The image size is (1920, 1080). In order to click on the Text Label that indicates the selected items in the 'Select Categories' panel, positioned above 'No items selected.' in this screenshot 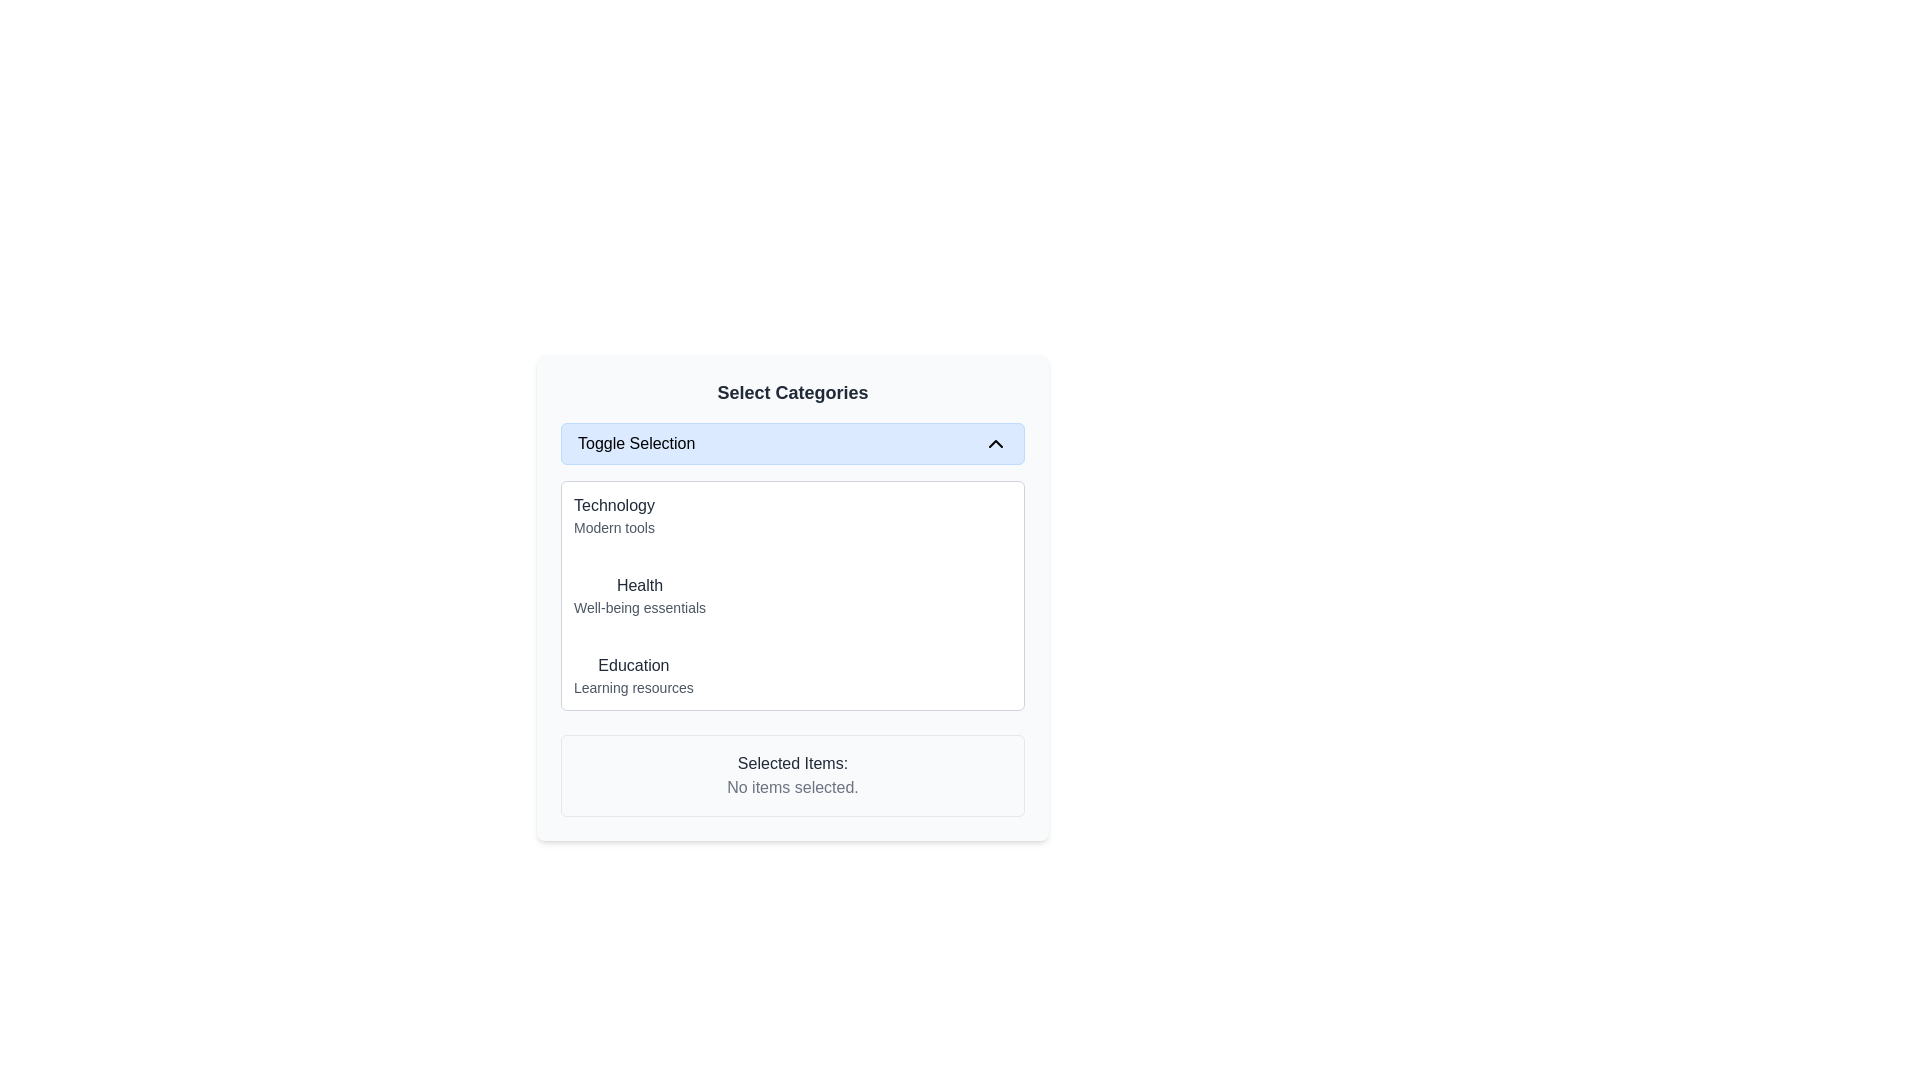, I will do `click(791, 763)`.